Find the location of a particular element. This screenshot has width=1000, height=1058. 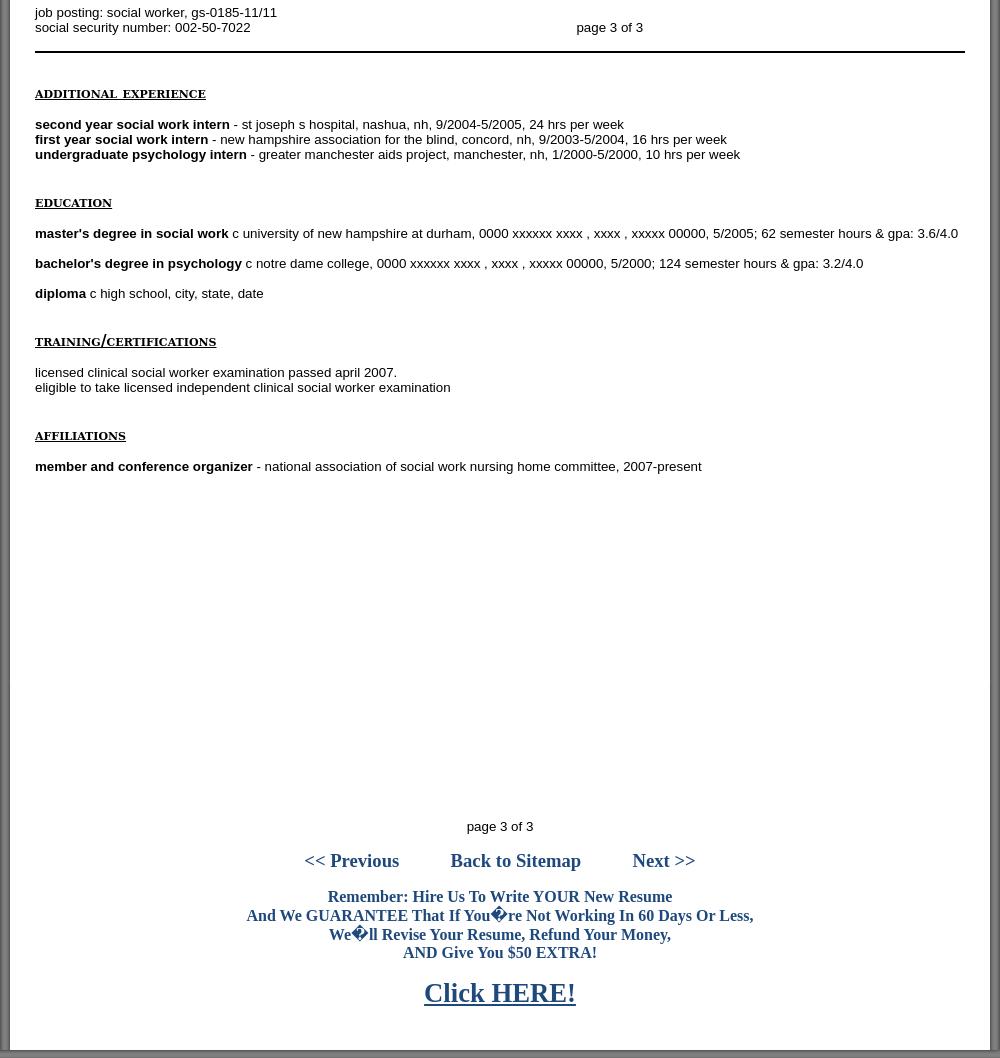

'education' is located at coordinates (72, 201).